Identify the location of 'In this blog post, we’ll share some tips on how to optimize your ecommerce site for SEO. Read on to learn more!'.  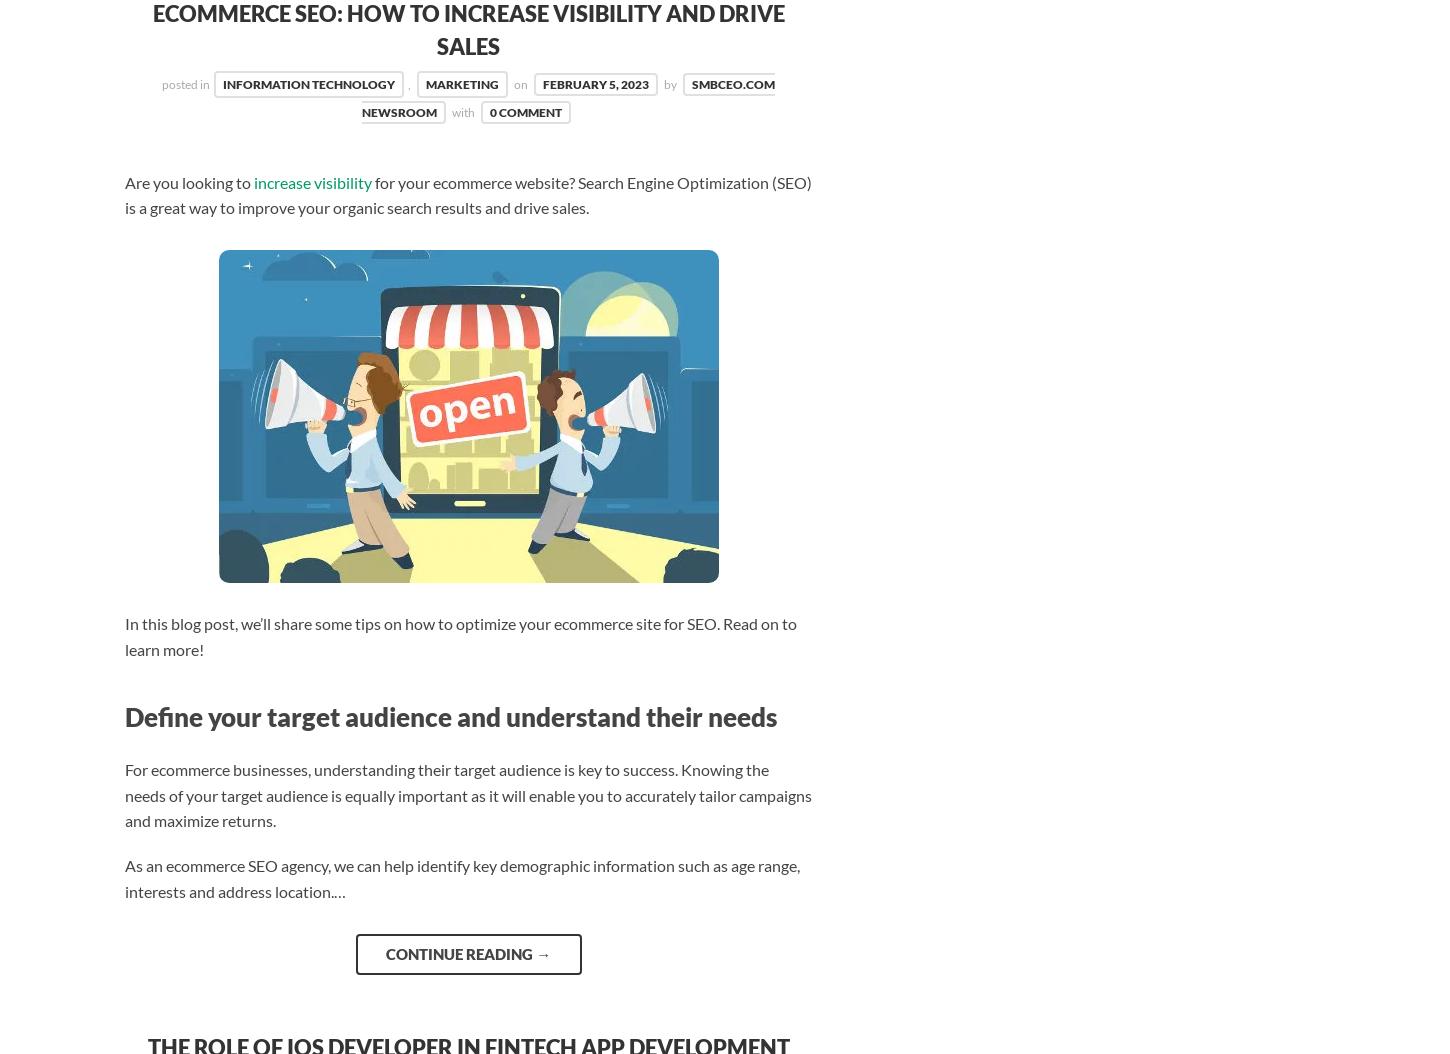
(459, 636).